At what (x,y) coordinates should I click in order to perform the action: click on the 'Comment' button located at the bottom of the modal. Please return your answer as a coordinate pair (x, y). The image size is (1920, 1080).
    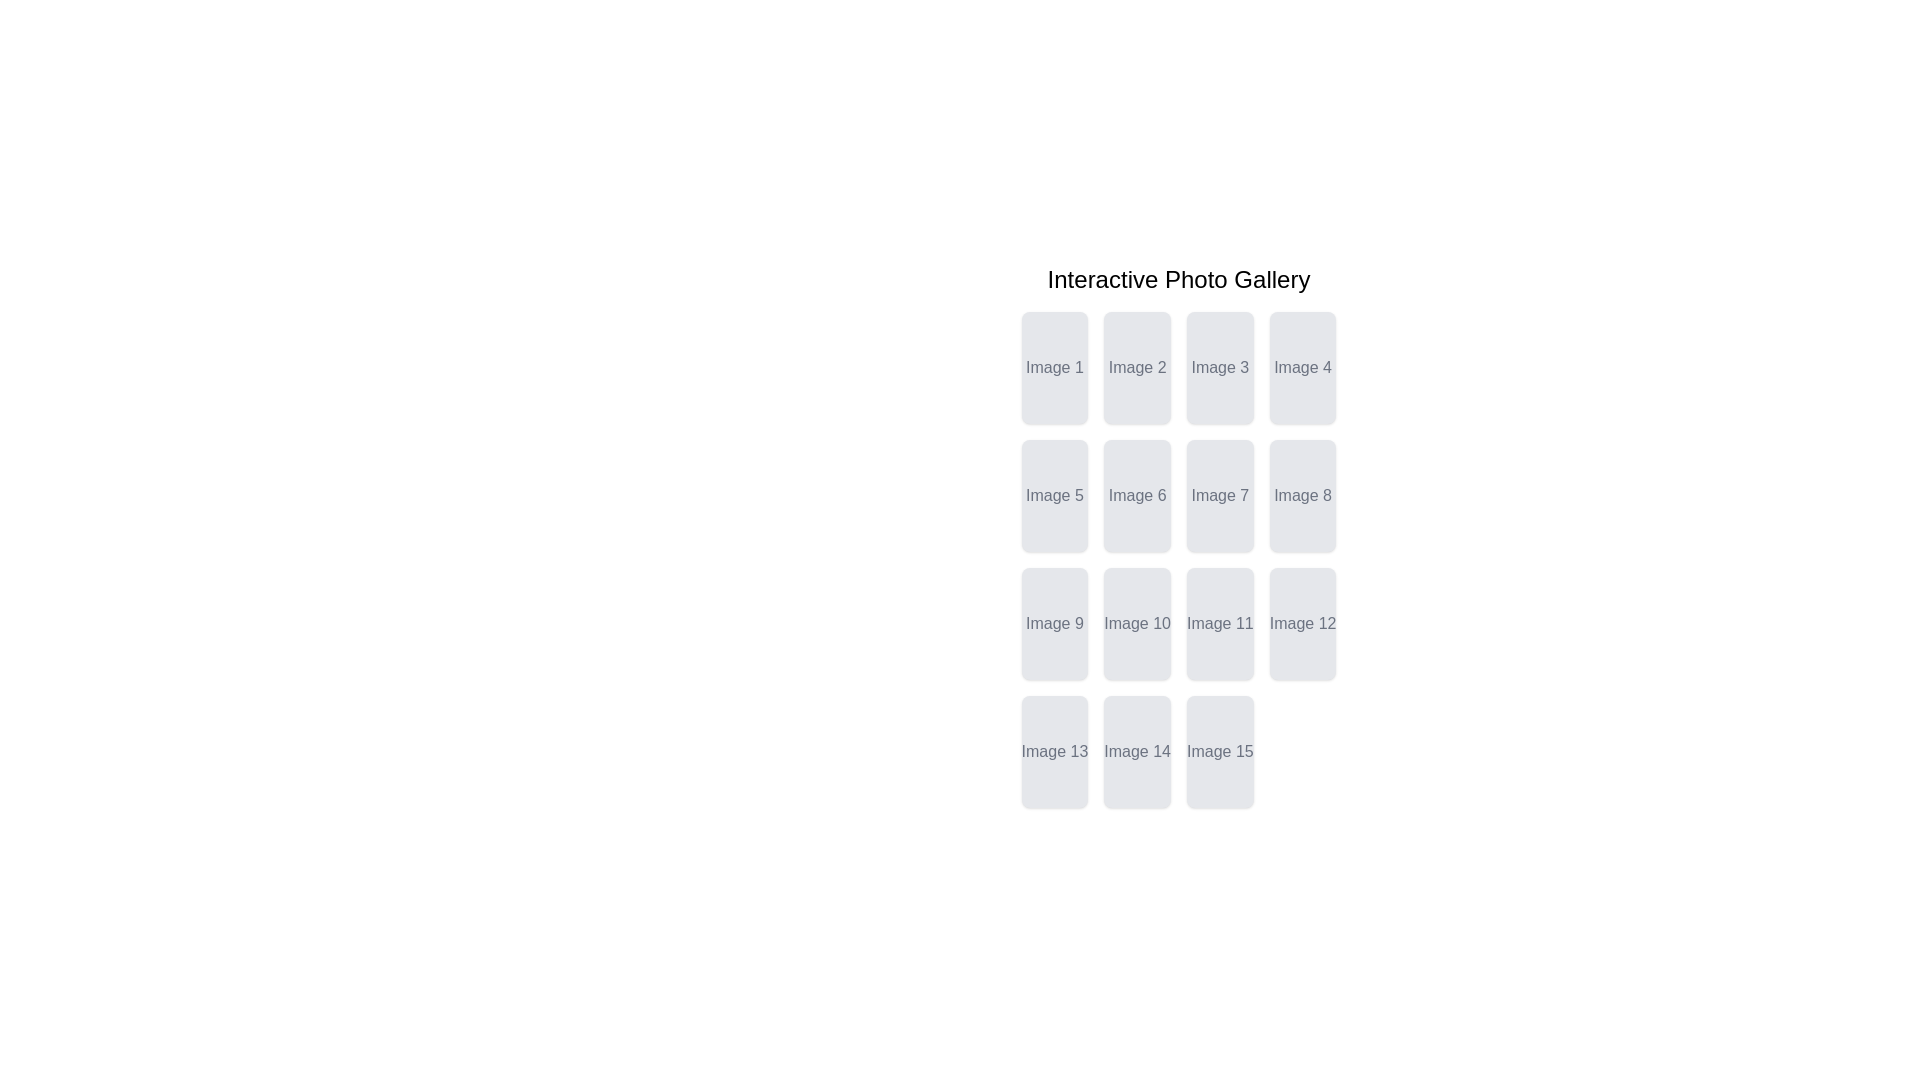
    Looking at the image, I should click on (1219, 786).